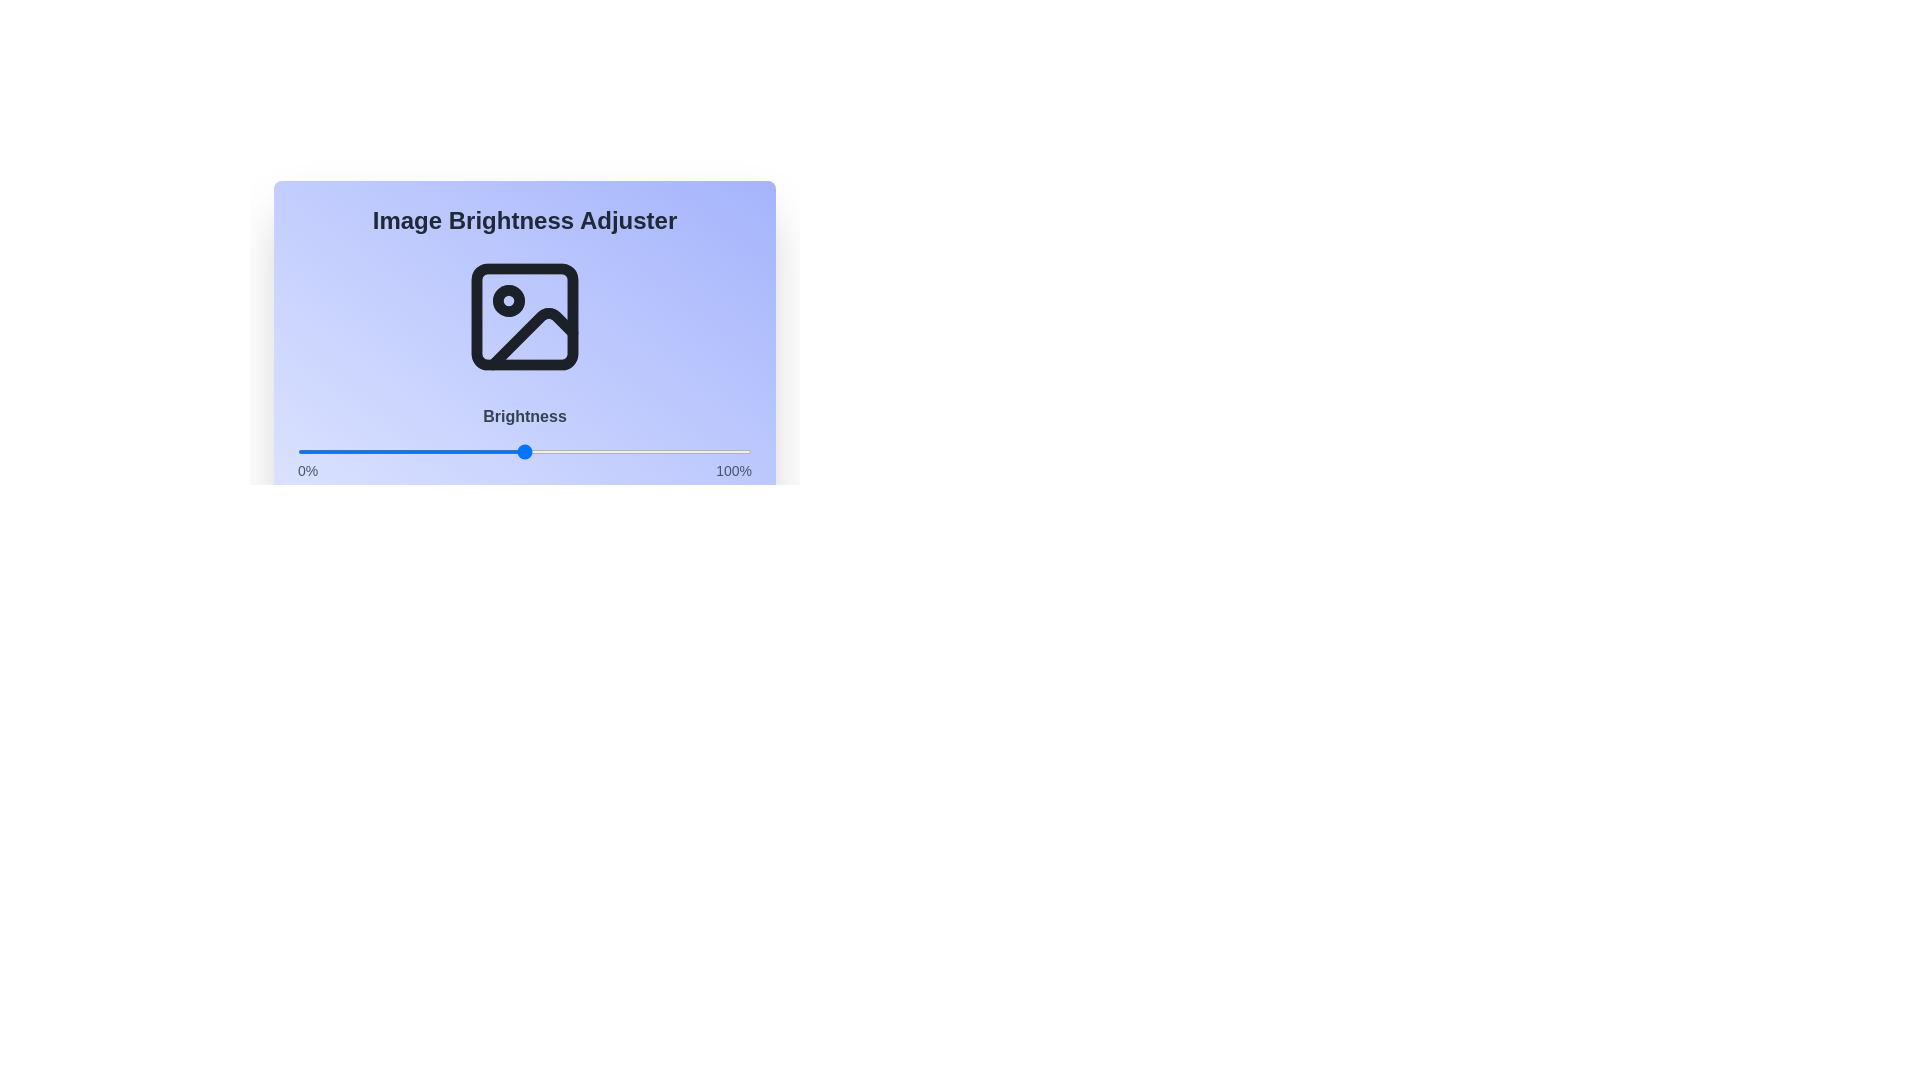  Describe the element at coordinates (534, 451) in the screenshot. I see `the brightness slider to 52%` at that location.